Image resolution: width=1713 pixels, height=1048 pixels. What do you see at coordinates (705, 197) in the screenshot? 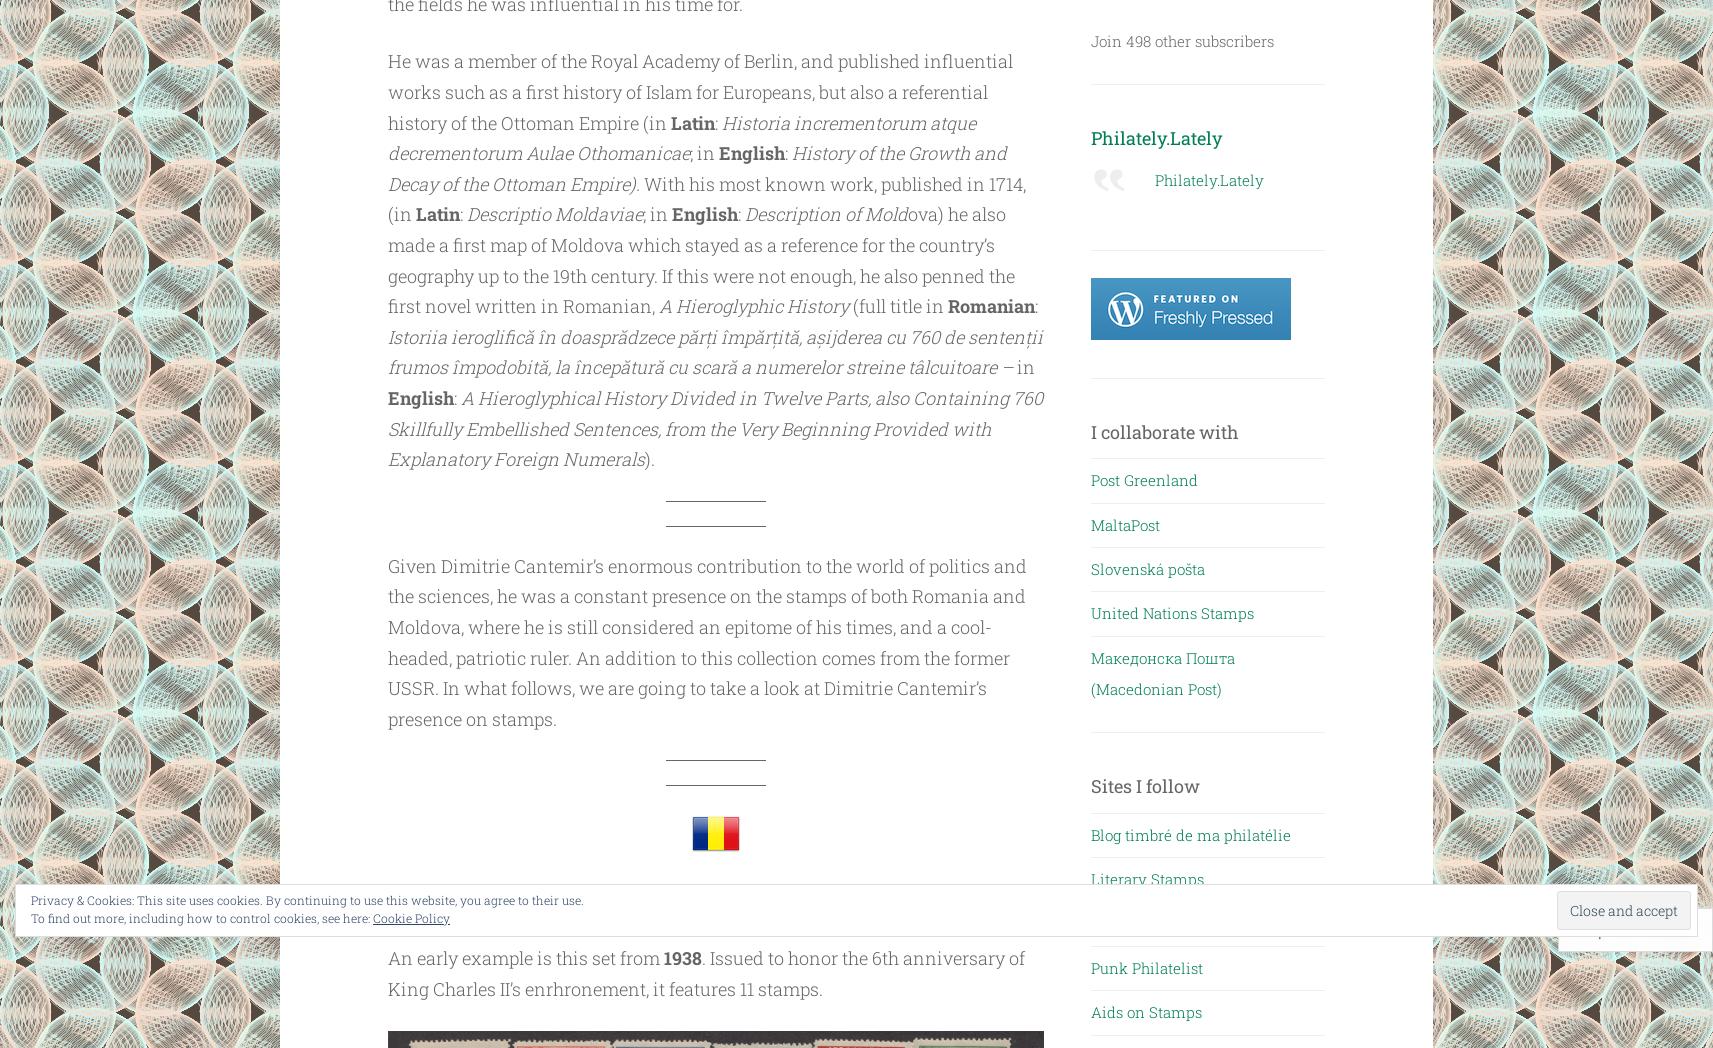
I see `'With his most known work, published in 1714, (in'` at bounding box center [705, 197].